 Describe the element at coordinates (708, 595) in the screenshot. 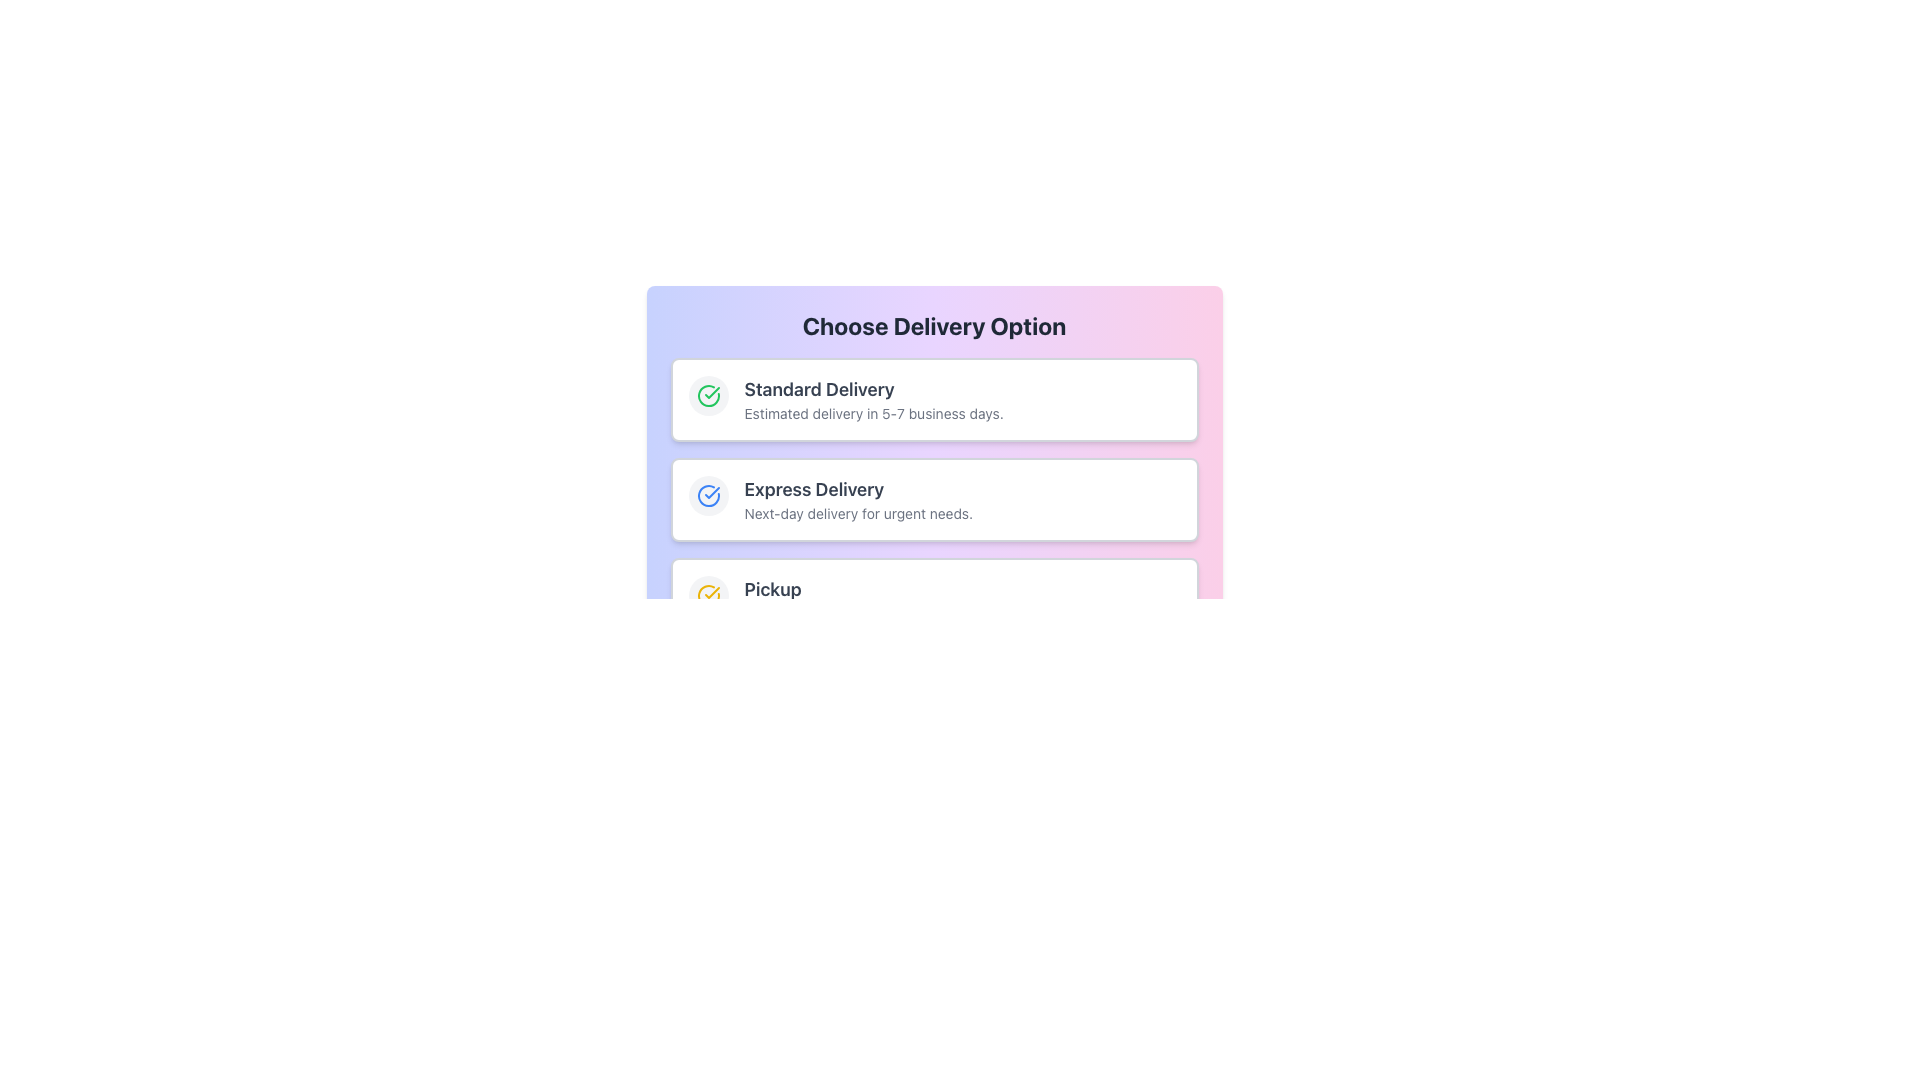

I see `the graphical icon indicating the 'Pickup' delivery option located in the top-left corner of the card adjacent to the 'Pickup' text` at that location.